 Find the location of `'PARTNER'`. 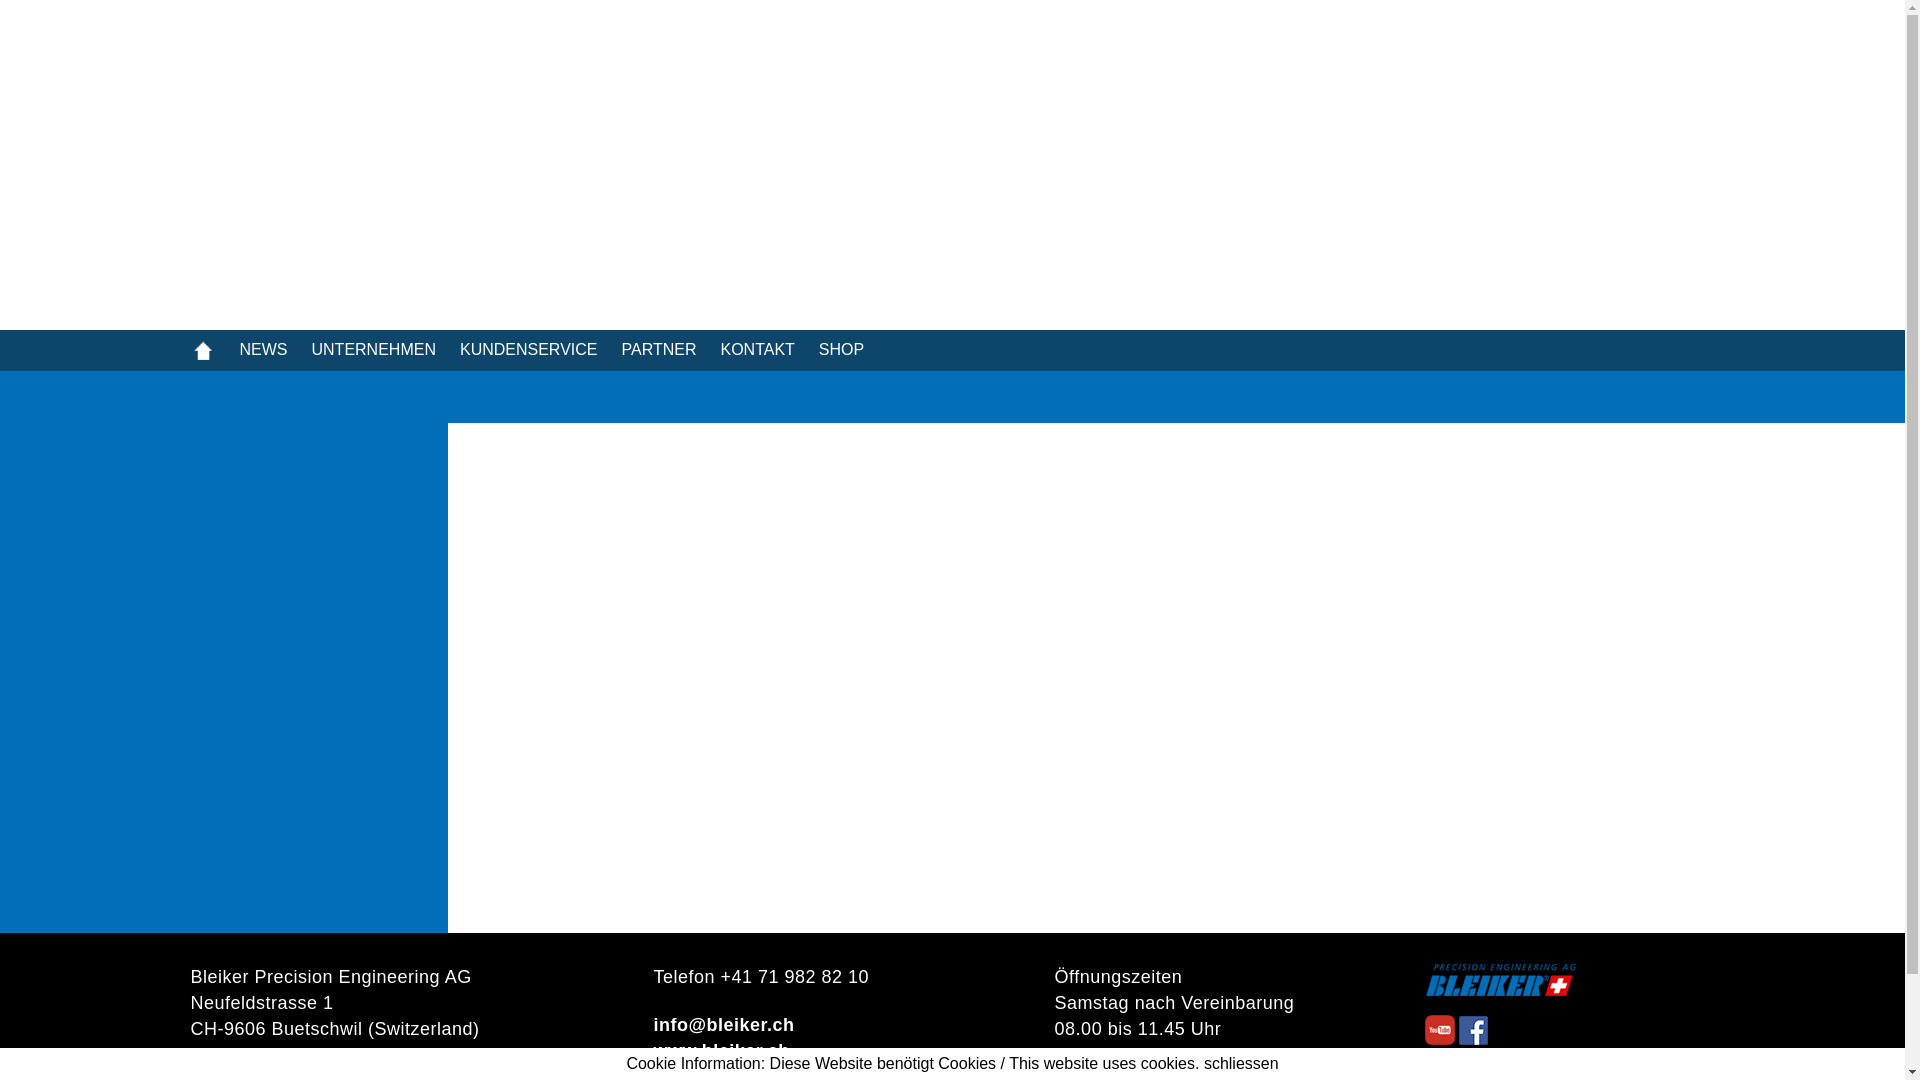

'PARTNER' is located at coordinates (670, 348).